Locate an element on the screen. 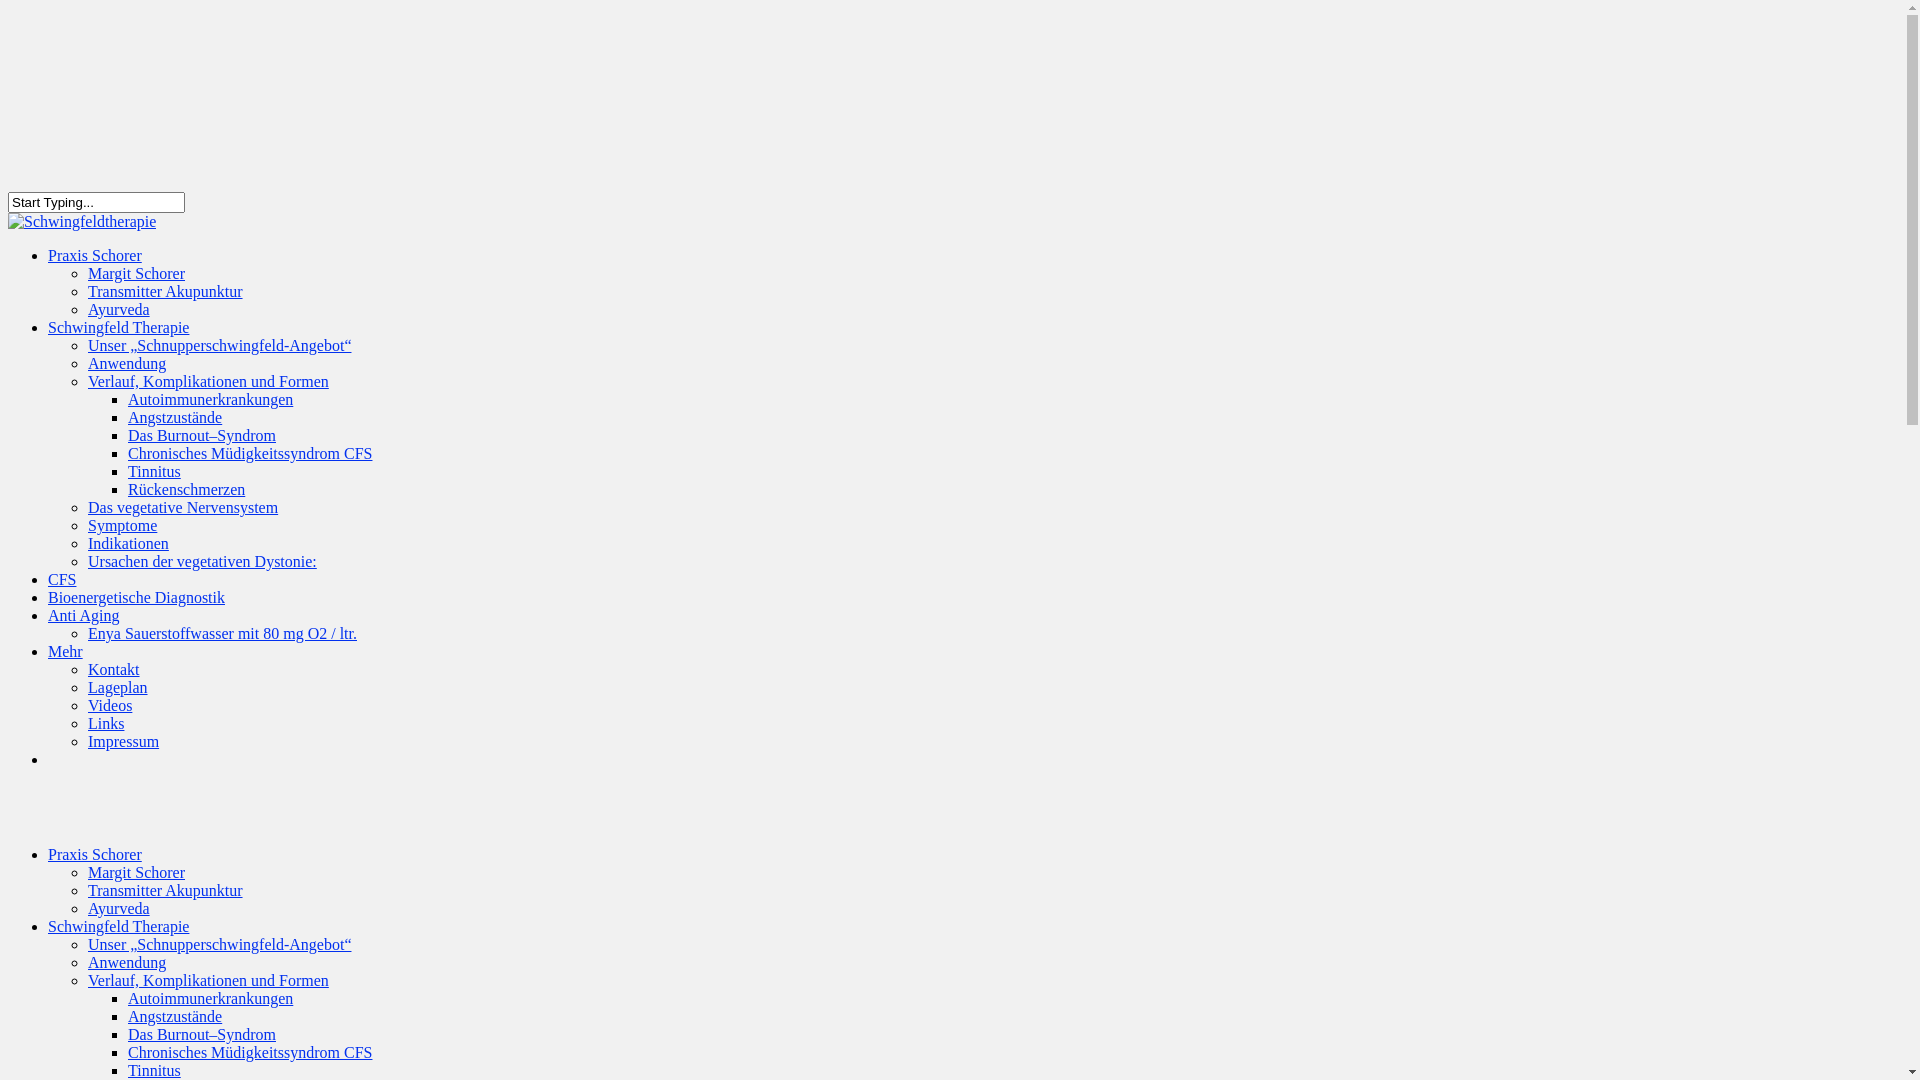 Image resolution: width=1920 pixels, height=1080 pixels. 'Verlauf, Komplikationen und Formen' is located at coordinates (208, 979).